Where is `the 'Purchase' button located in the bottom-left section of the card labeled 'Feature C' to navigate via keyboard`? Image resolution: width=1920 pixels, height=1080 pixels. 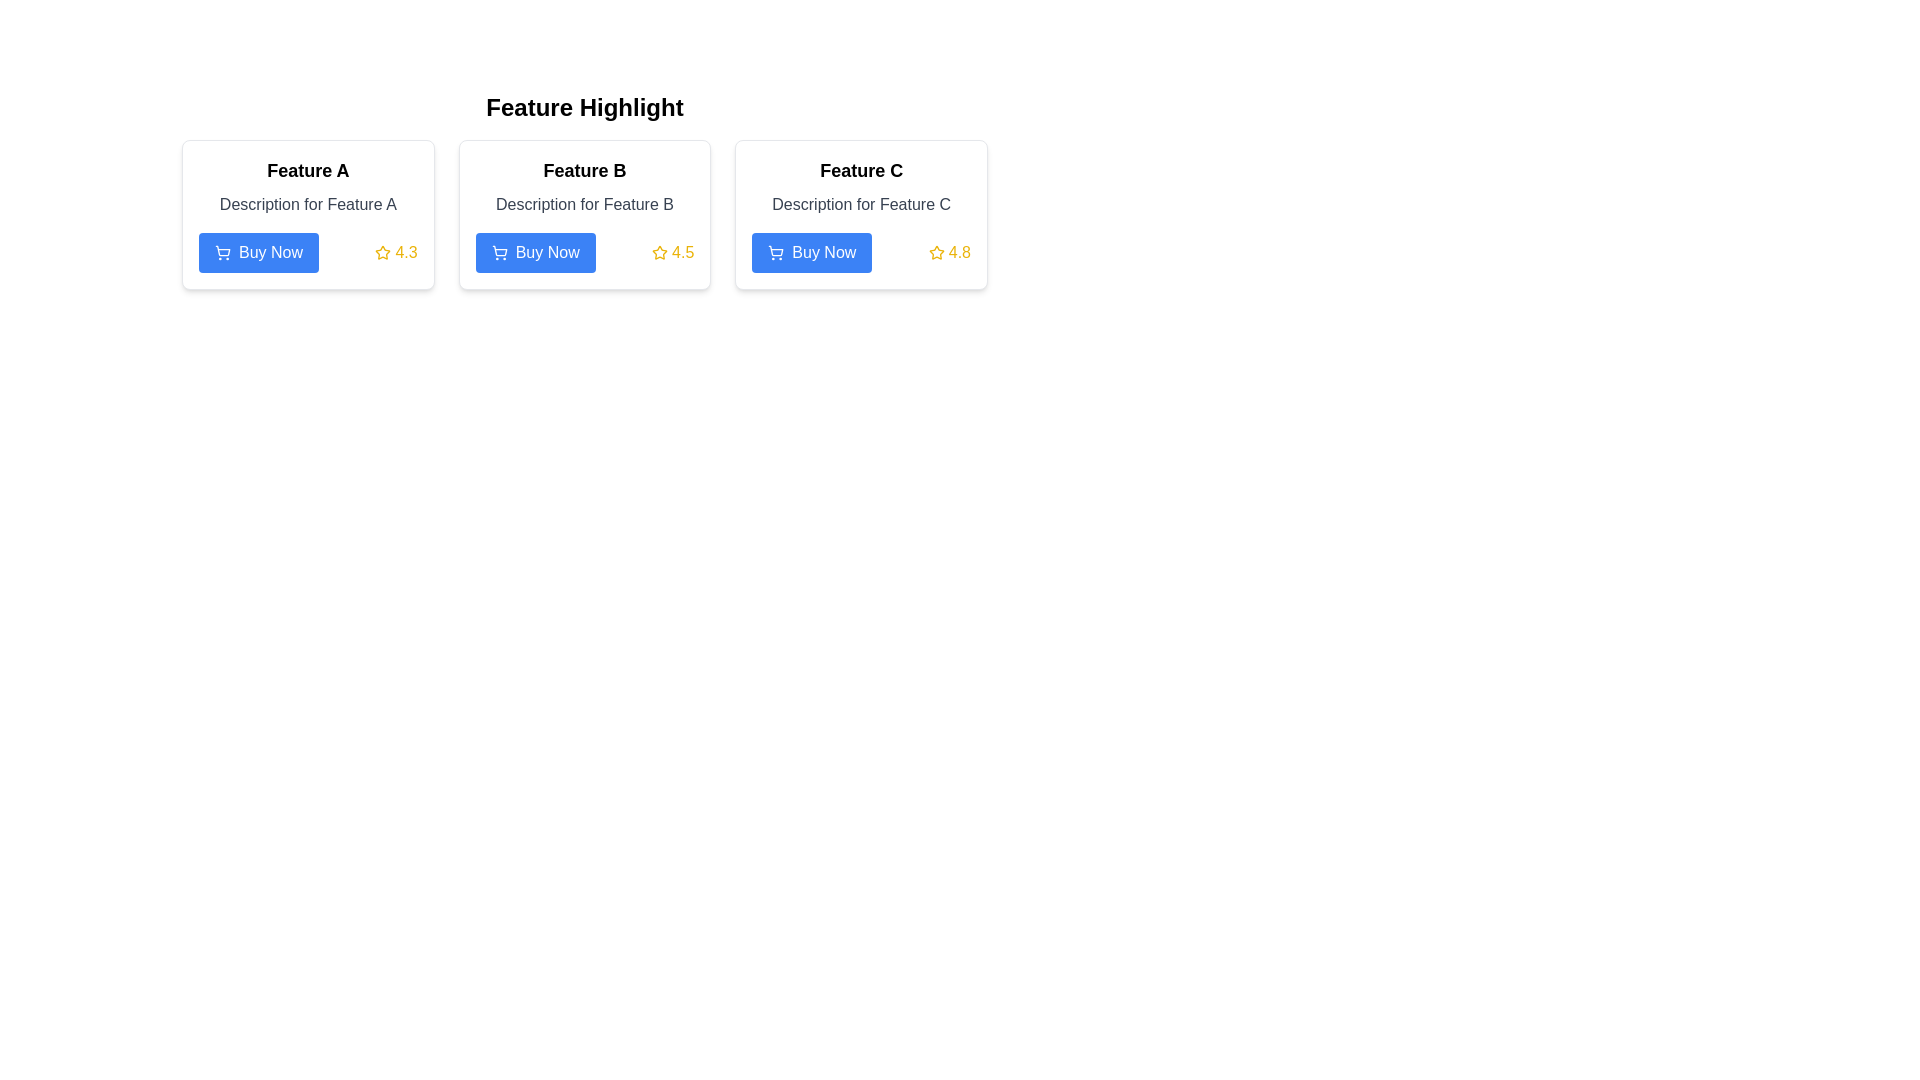
the 'Purchase' button located in the bottom-left section of the card labeled 'Feature C' to navigate via keyboard is located at coordinates (812, 252).